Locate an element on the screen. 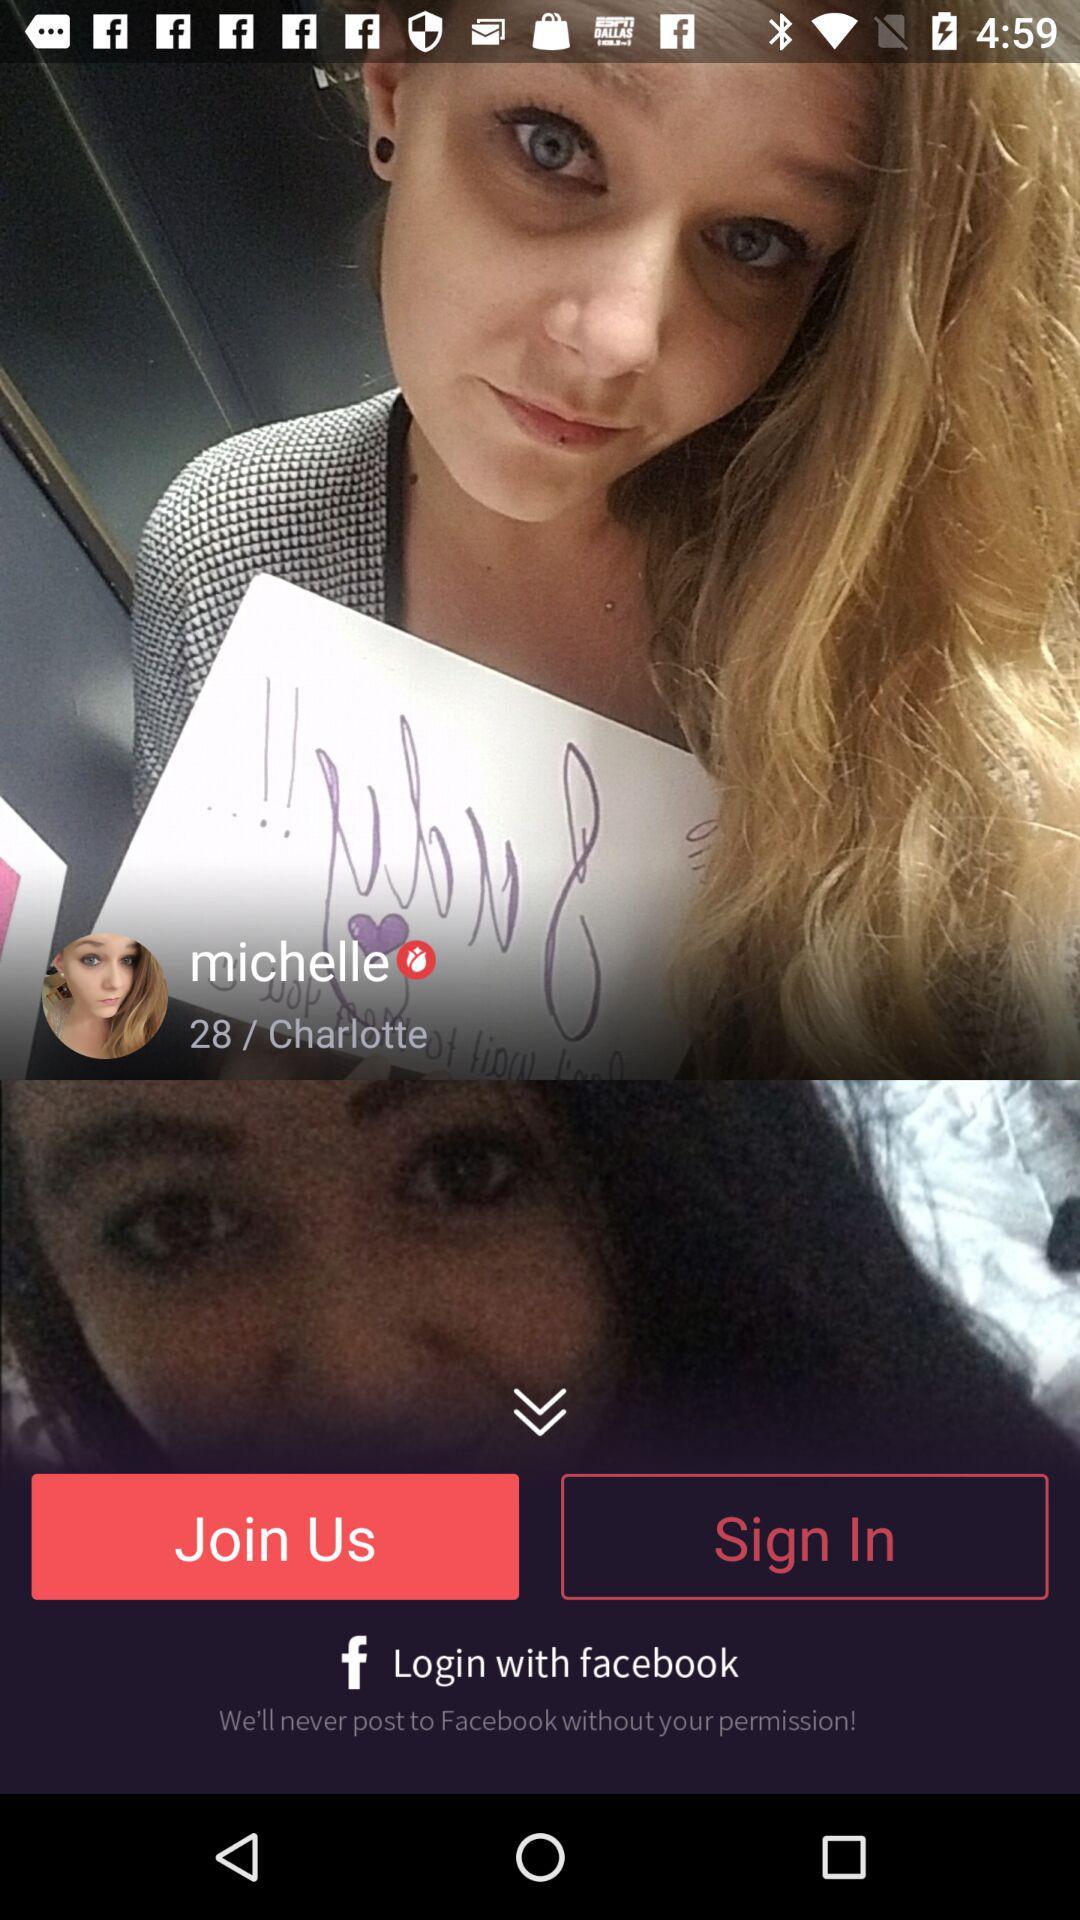 The image size is (1080, 1920). facebook login is located at coordinates (540, 1685).